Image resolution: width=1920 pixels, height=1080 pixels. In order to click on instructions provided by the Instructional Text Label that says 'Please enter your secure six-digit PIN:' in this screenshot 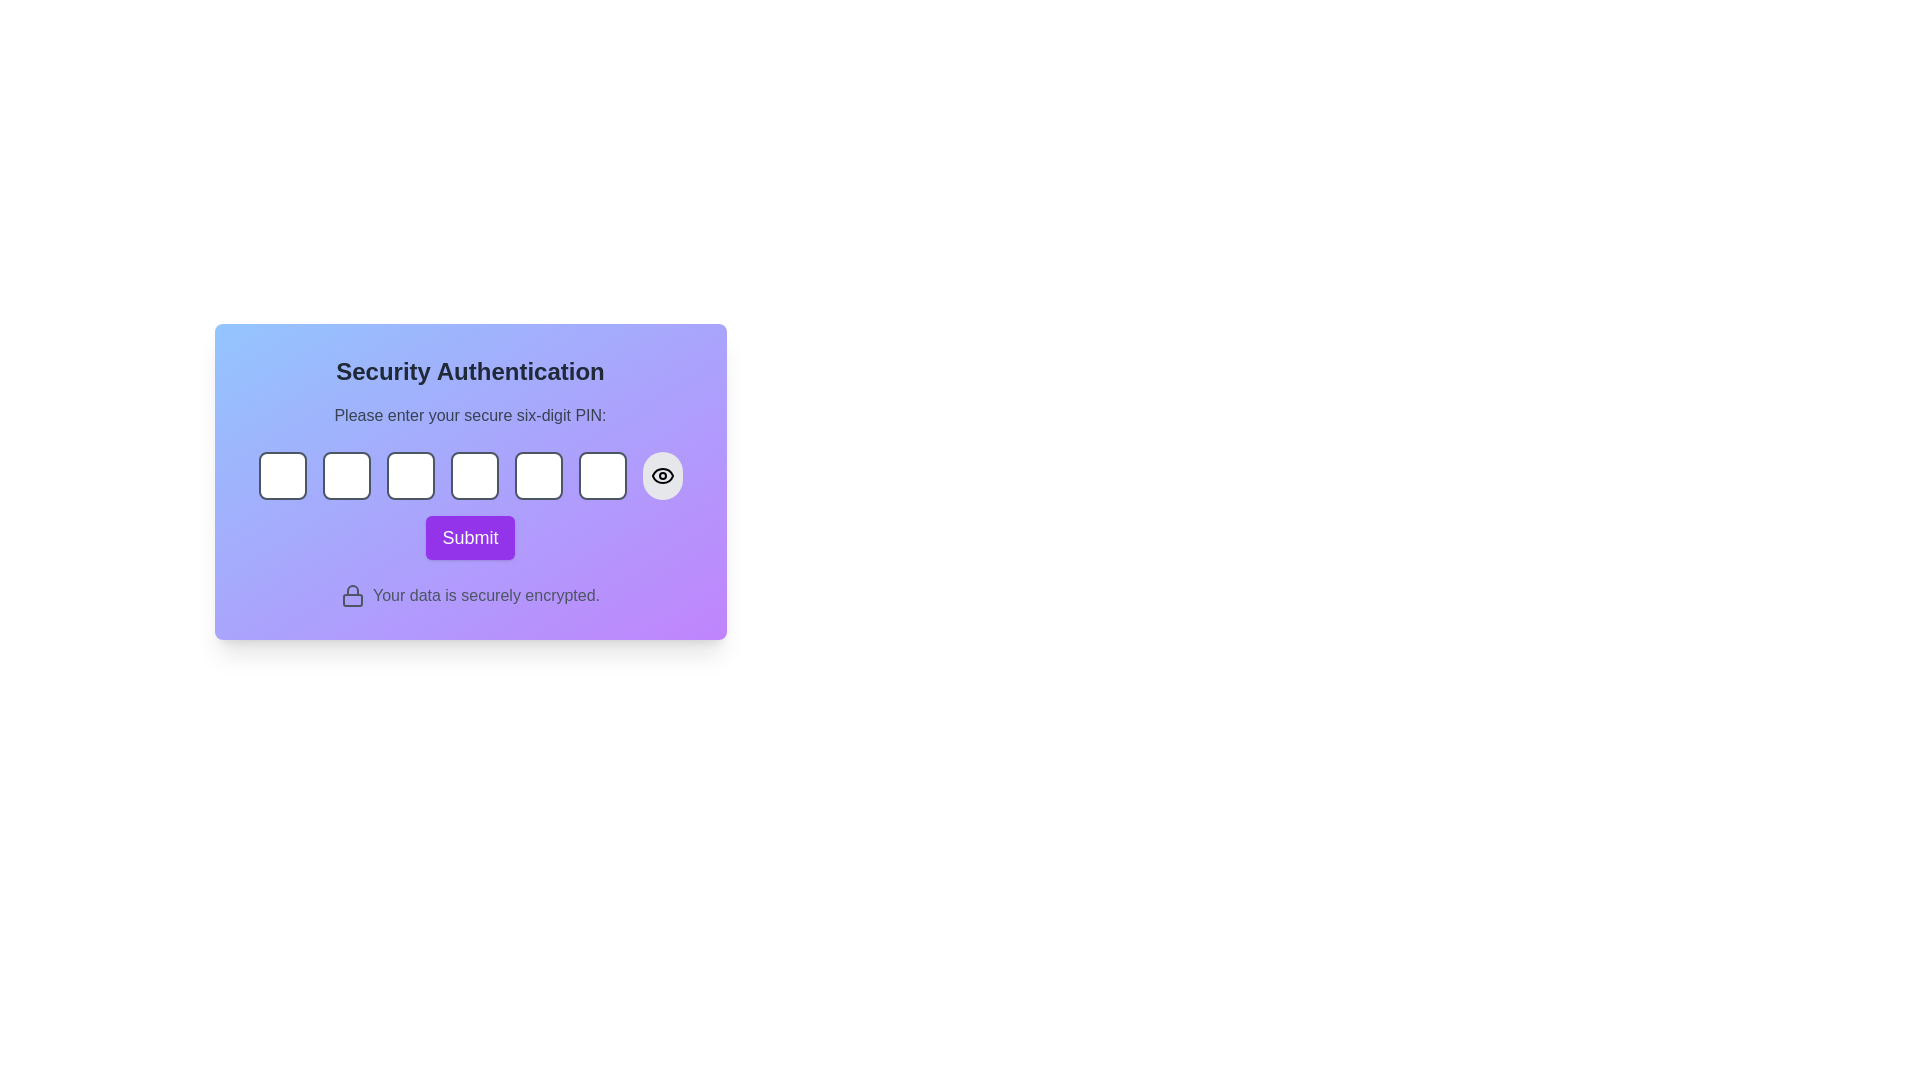, I will do `click(469, 415)`.